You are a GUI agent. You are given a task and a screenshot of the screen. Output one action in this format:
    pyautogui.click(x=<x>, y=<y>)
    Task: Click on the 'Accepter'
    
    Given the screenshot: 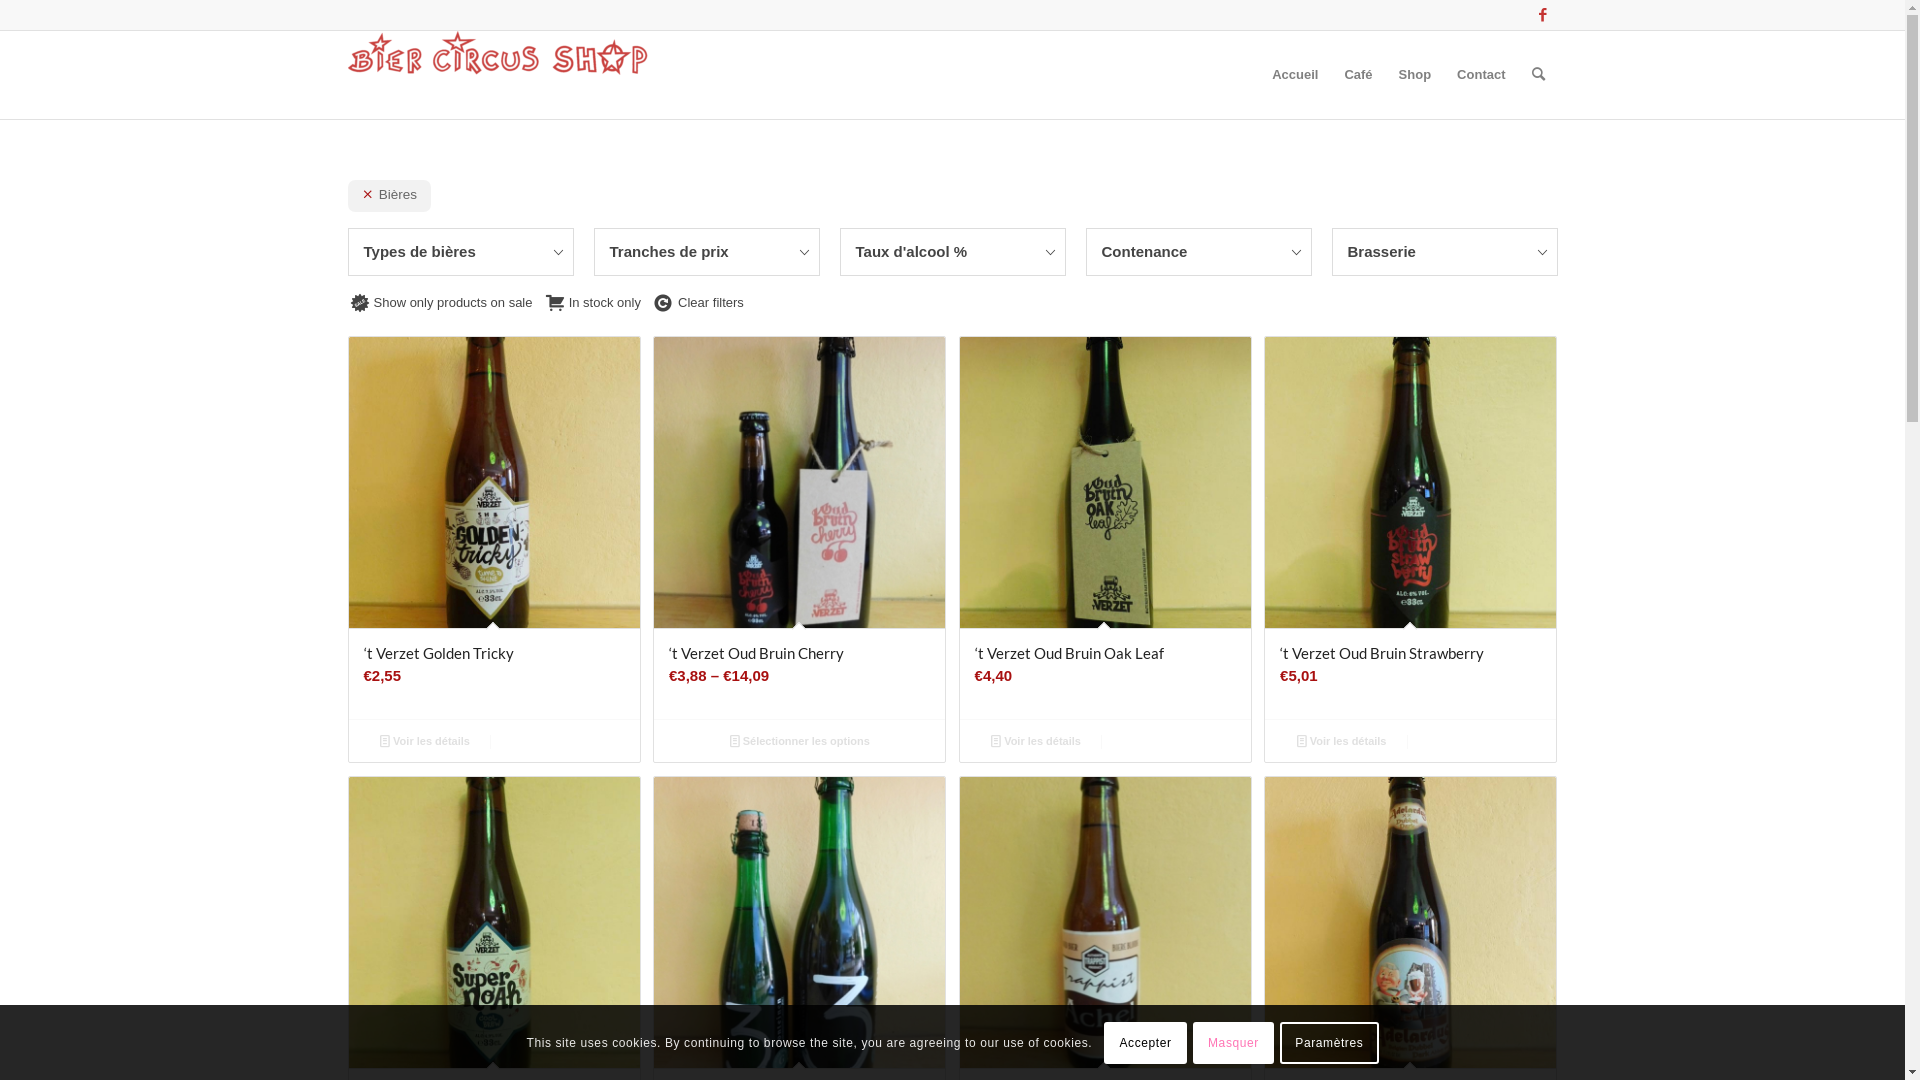 What is the action you would take?
    pyautogui.click(x=1103, y=1040)
    